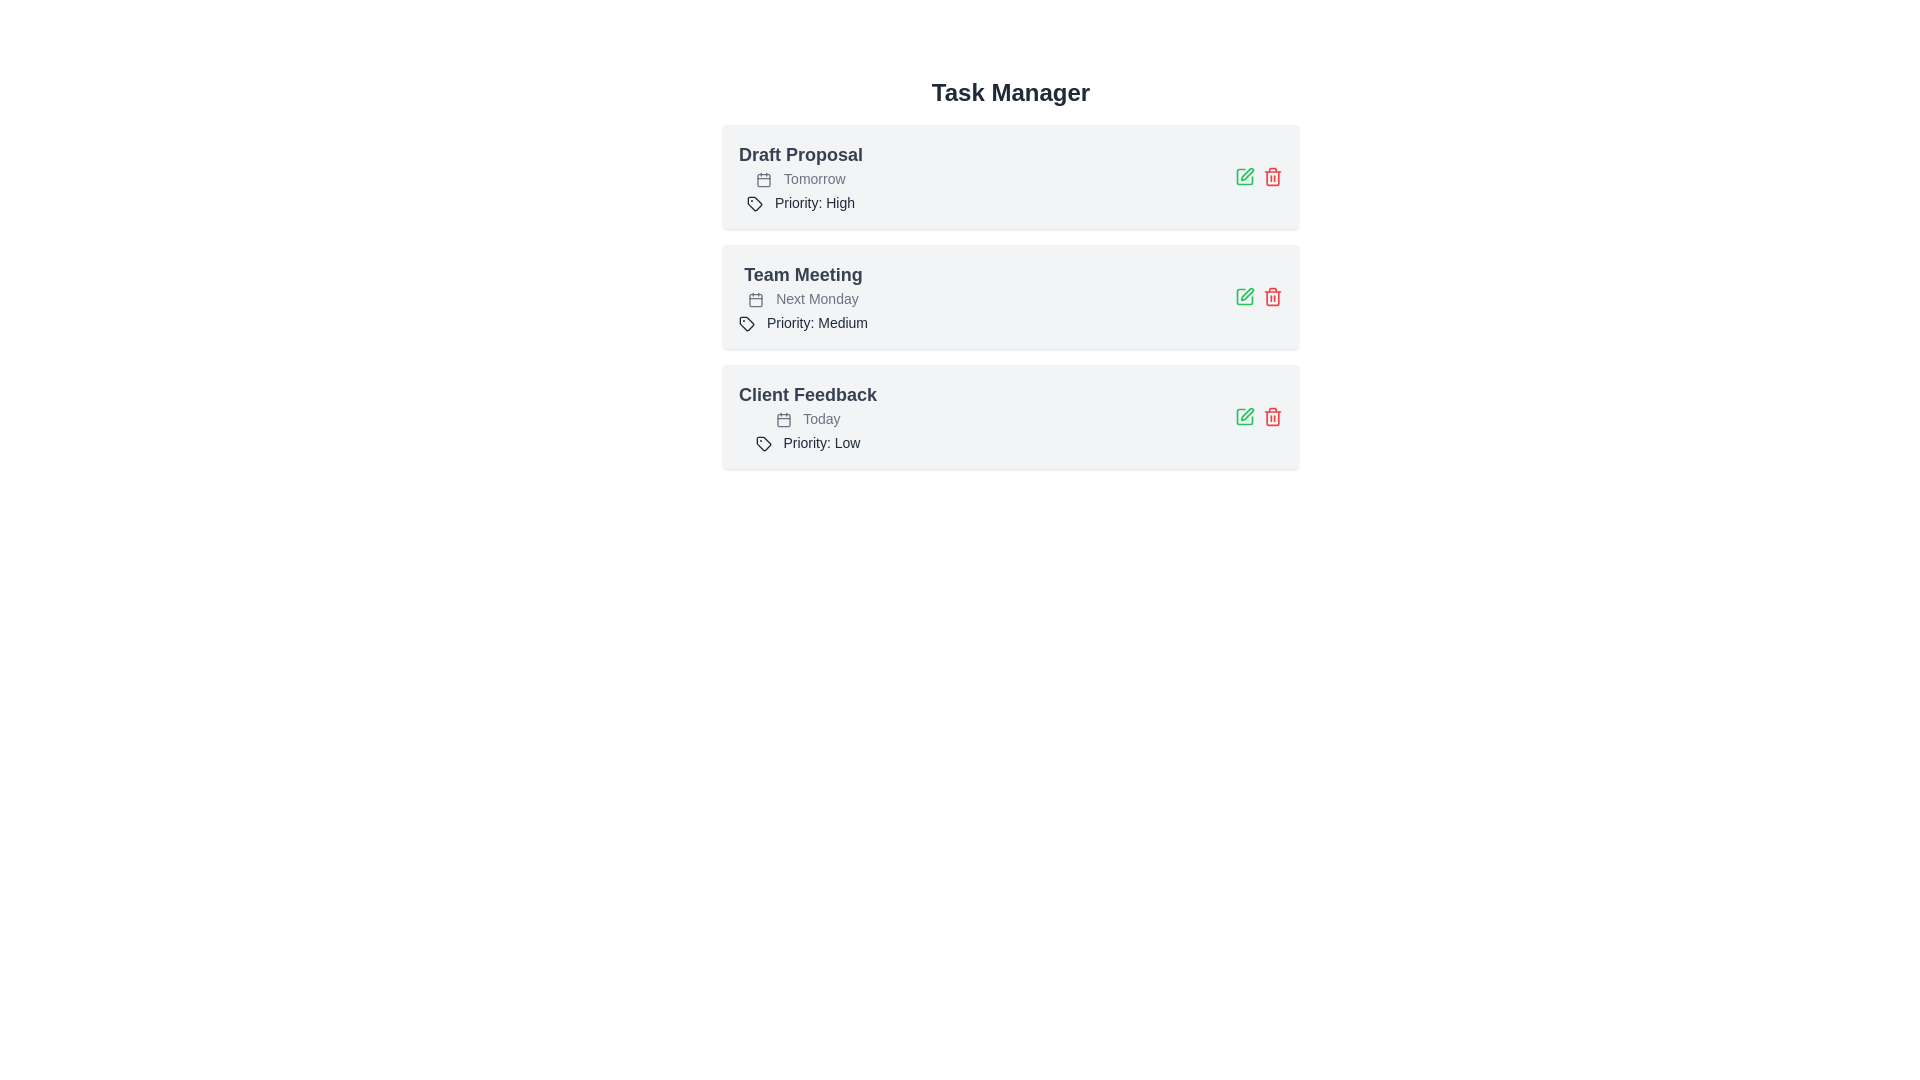 The image size is (1920, 1080). I want to click on 'Priority: High' label within the 'Draft Proposal' task card, which is the third item located below the 'Tomorrow' date label, so click(801, 203).